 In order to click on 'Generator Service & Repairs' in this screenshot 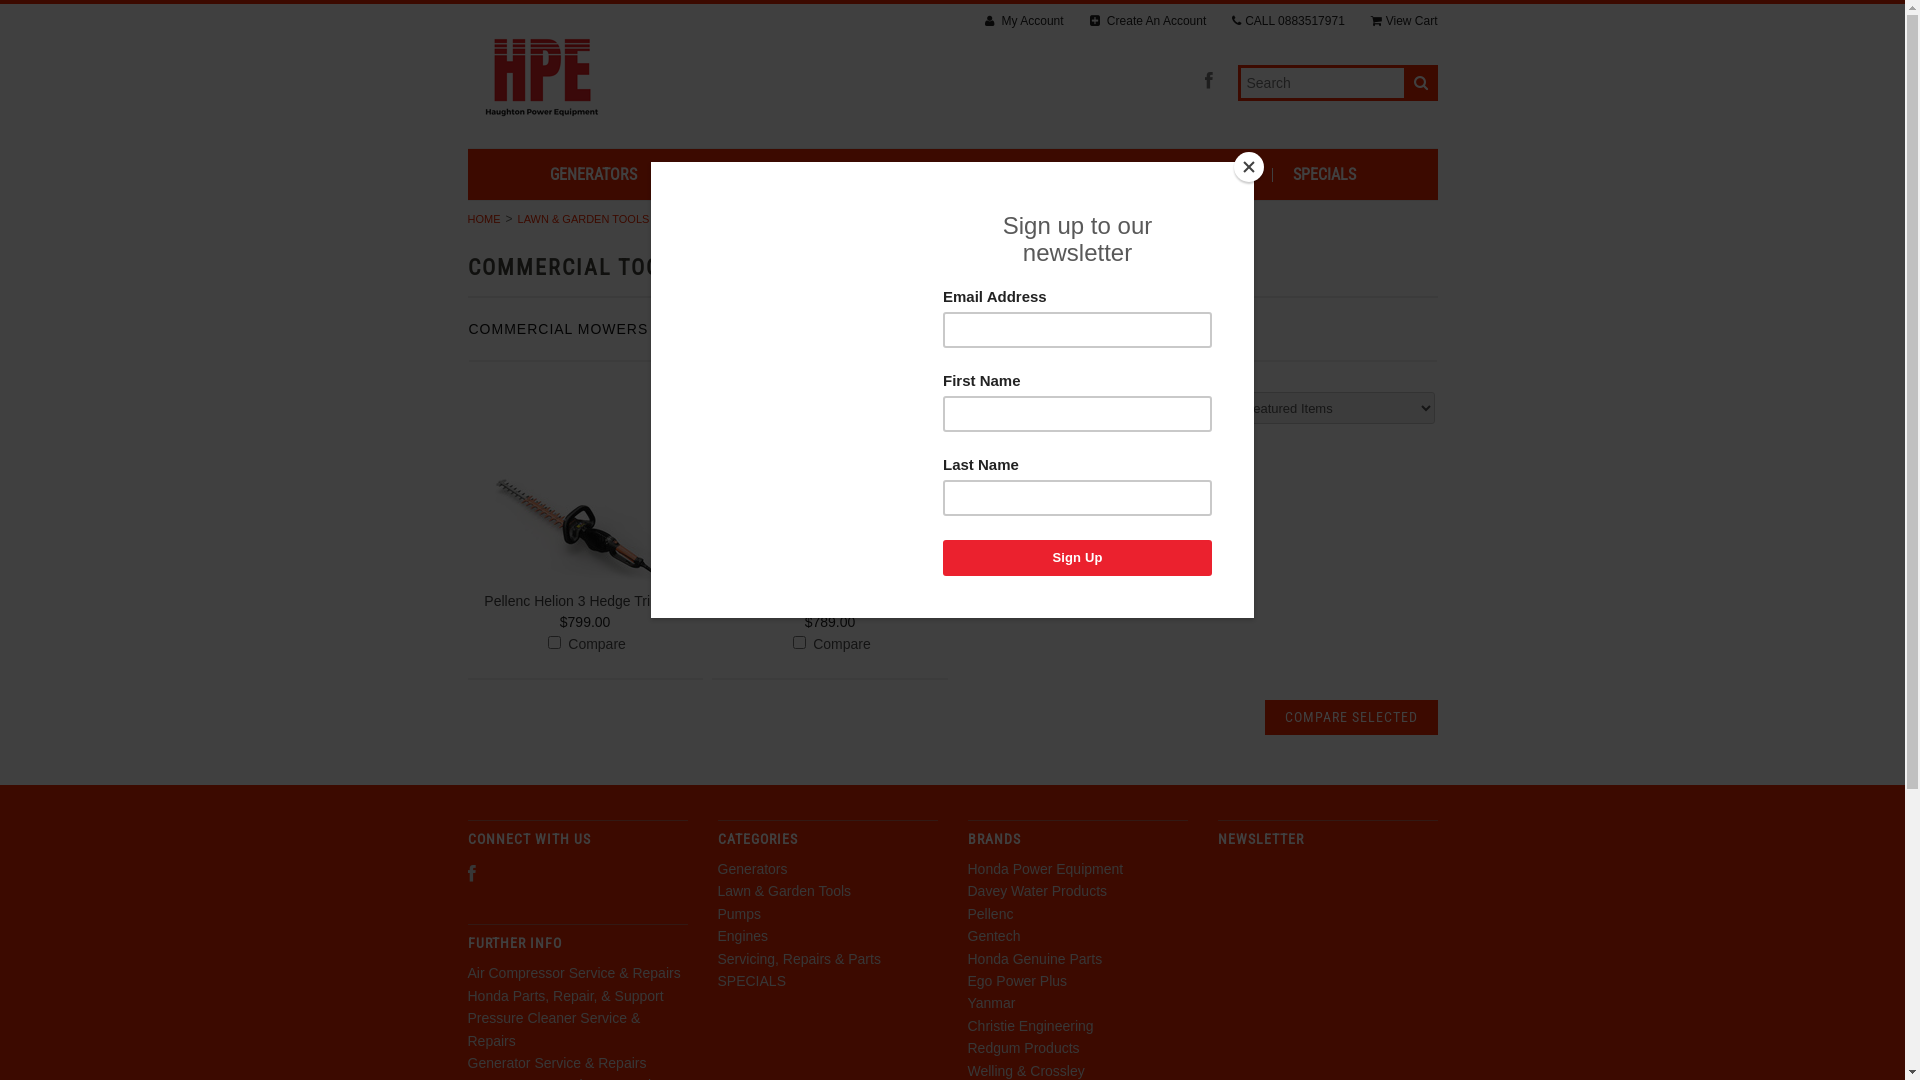, I will do `click(557, 1062)`.